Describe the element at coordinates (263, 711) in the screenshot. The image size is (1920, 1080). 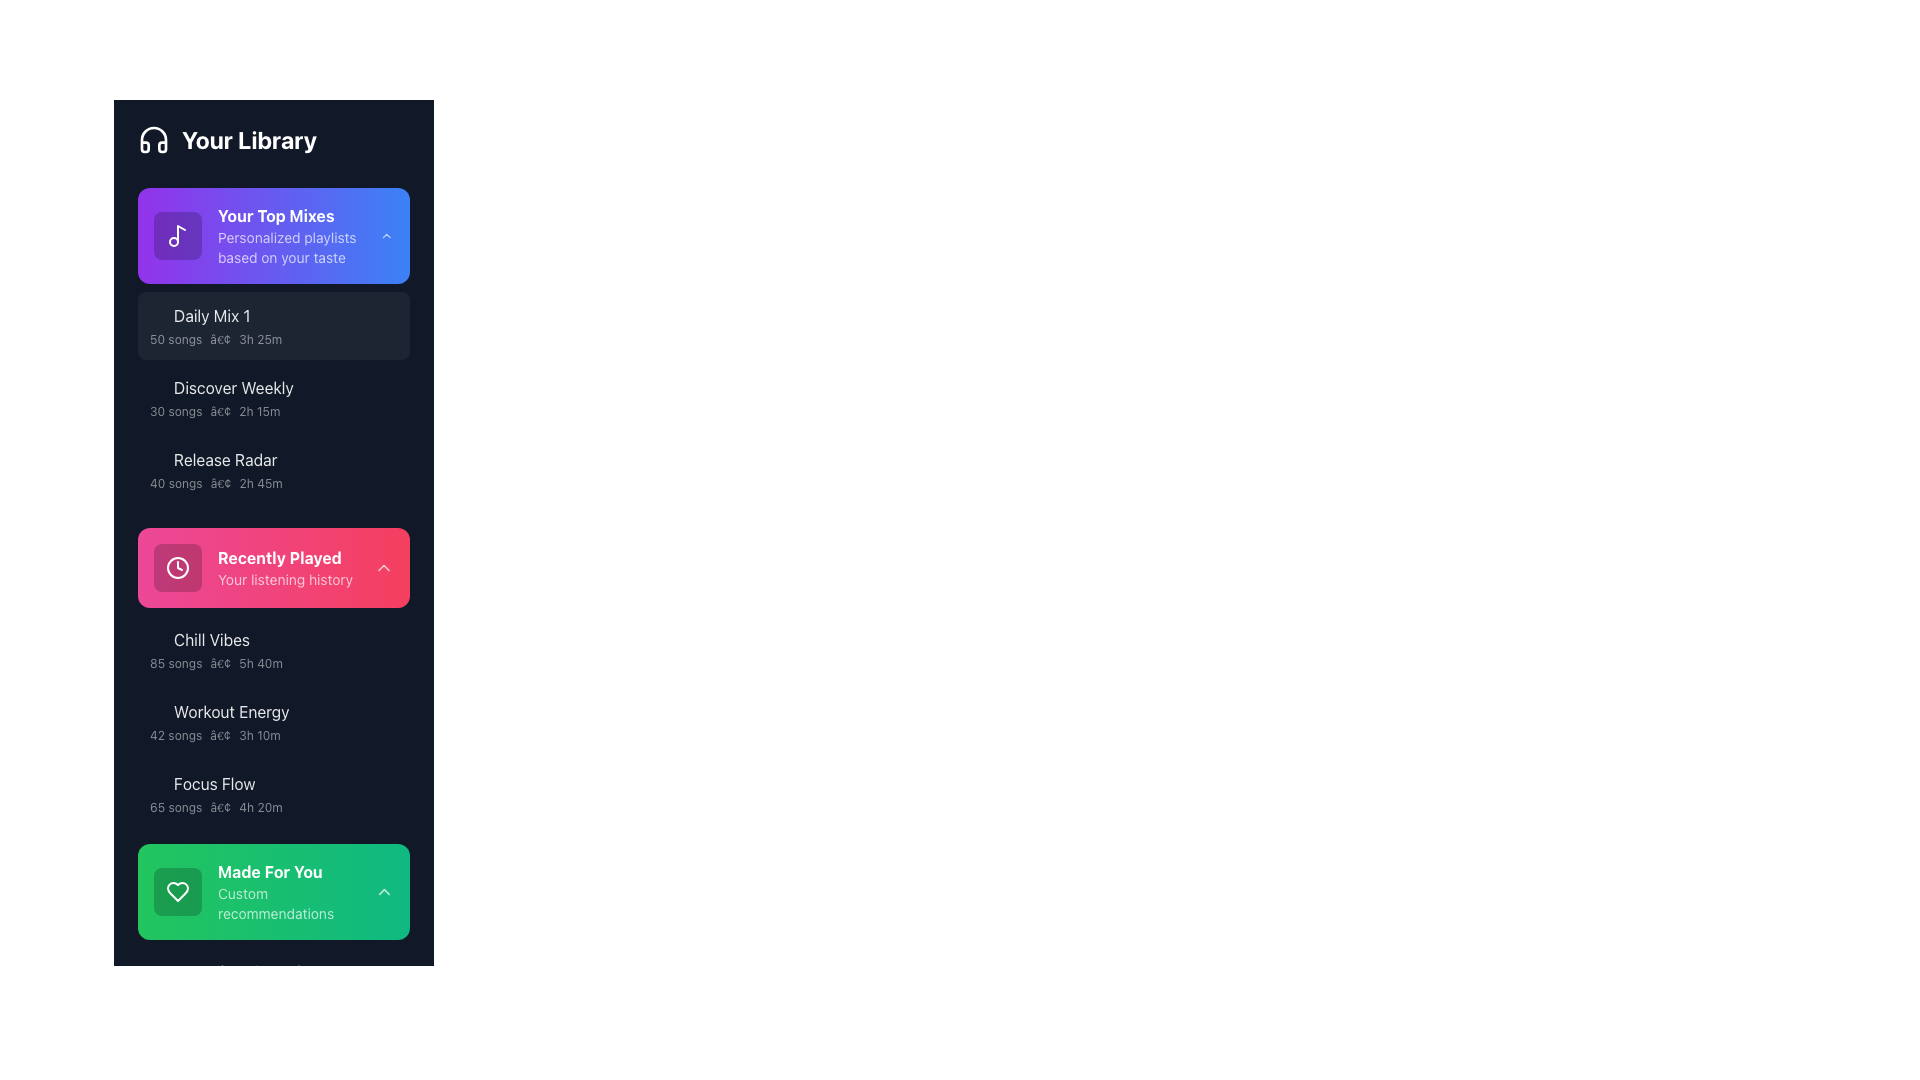
I see `the 'Workout Energy' text label` at that location.